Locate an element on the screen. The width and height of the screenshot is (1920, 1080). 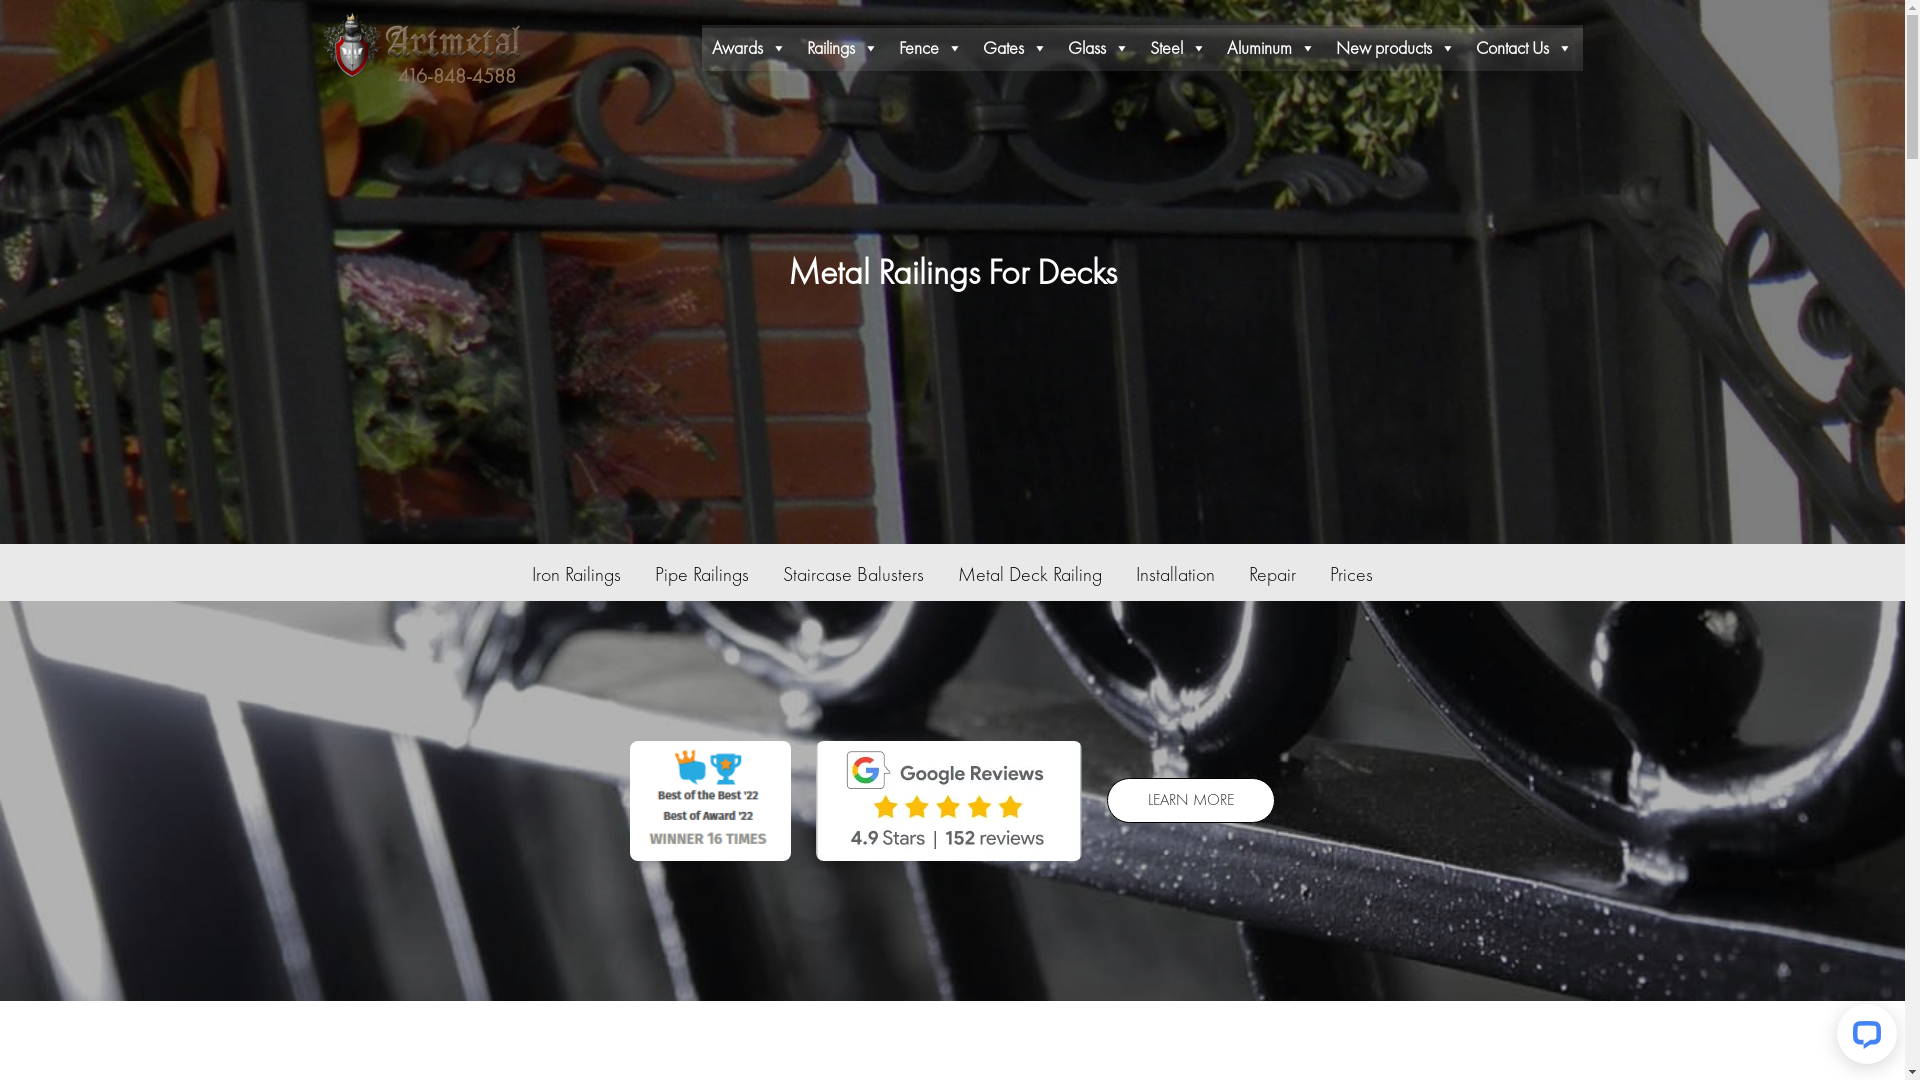
'Fence' is located at coordinates (929, 46).